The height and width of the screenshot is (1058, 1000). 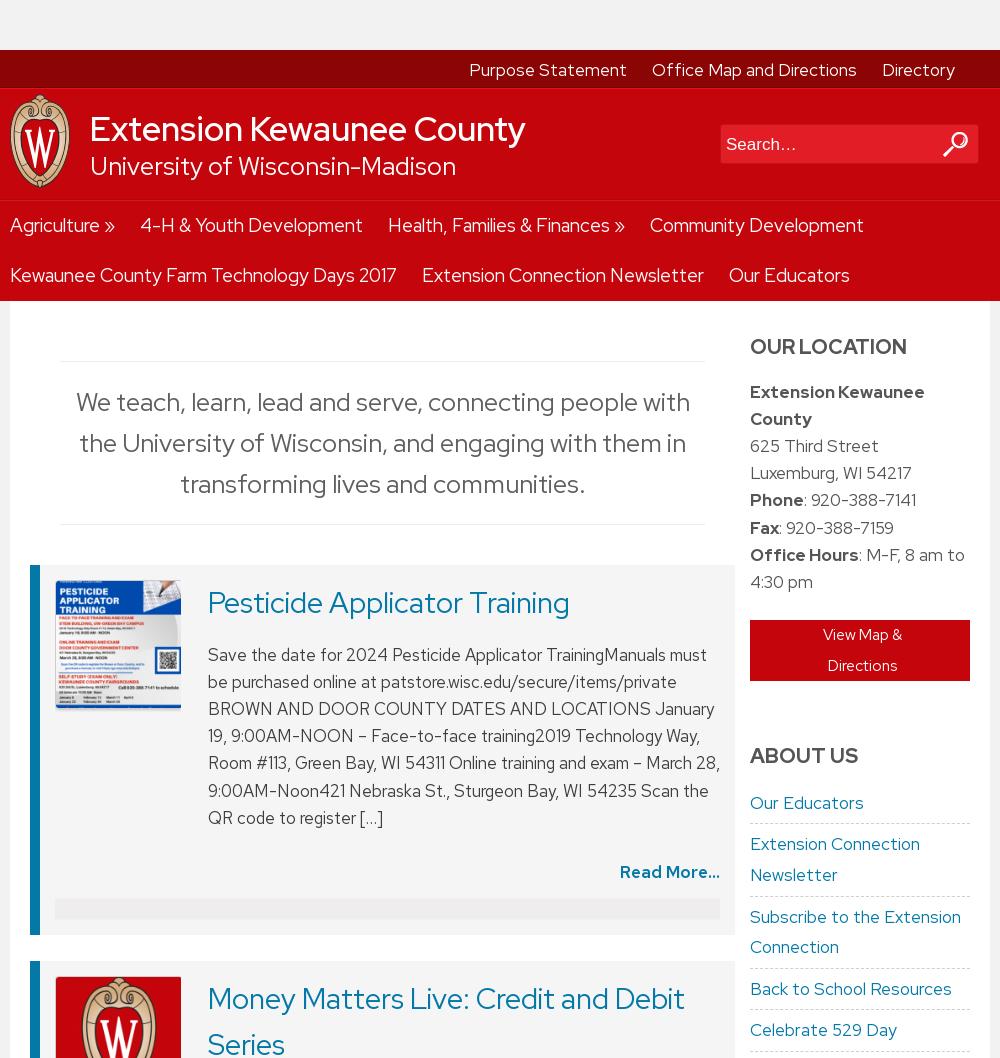 I want to click on 'Just in Time Parenting', so click(x=349, y=797).